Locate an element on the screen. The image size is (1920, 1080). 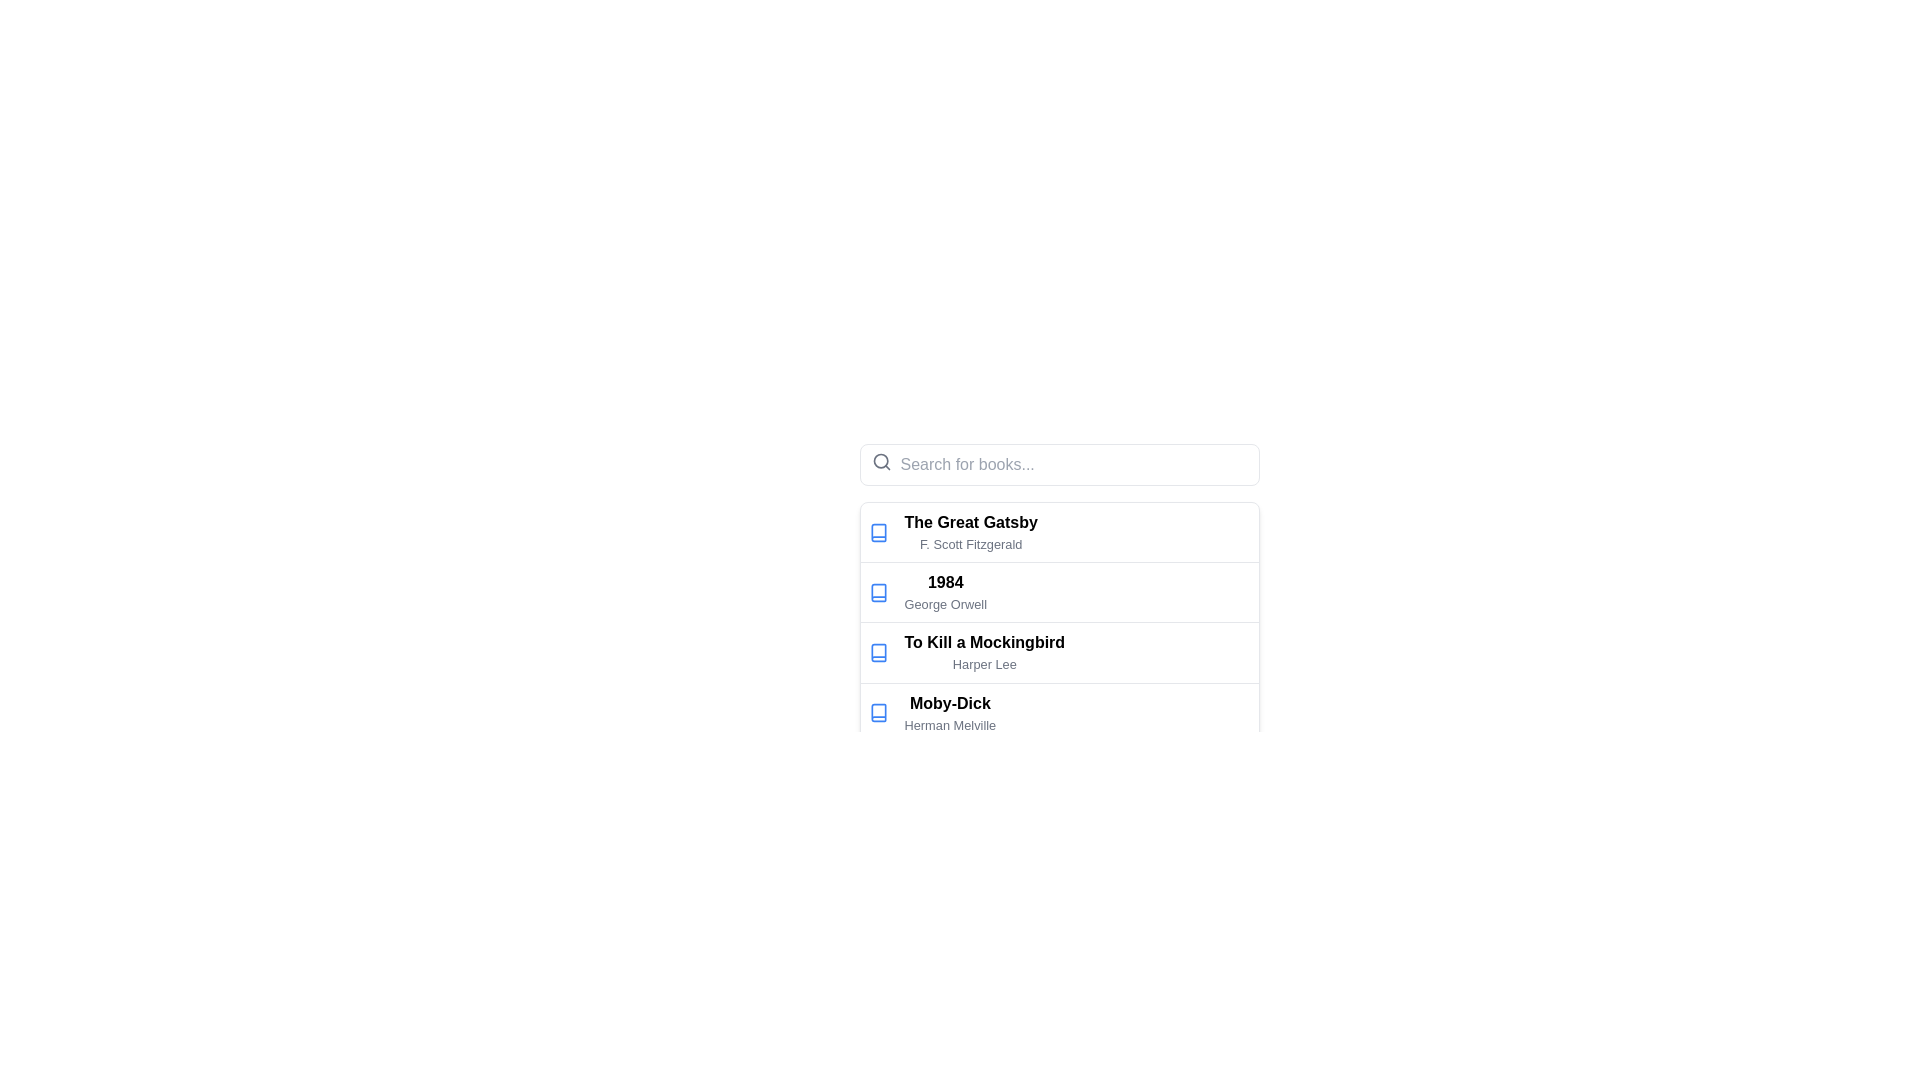
the text element displaying the title 'Moby-Dick' and author 'Herman Melville' is located at coordinates (949, 712).